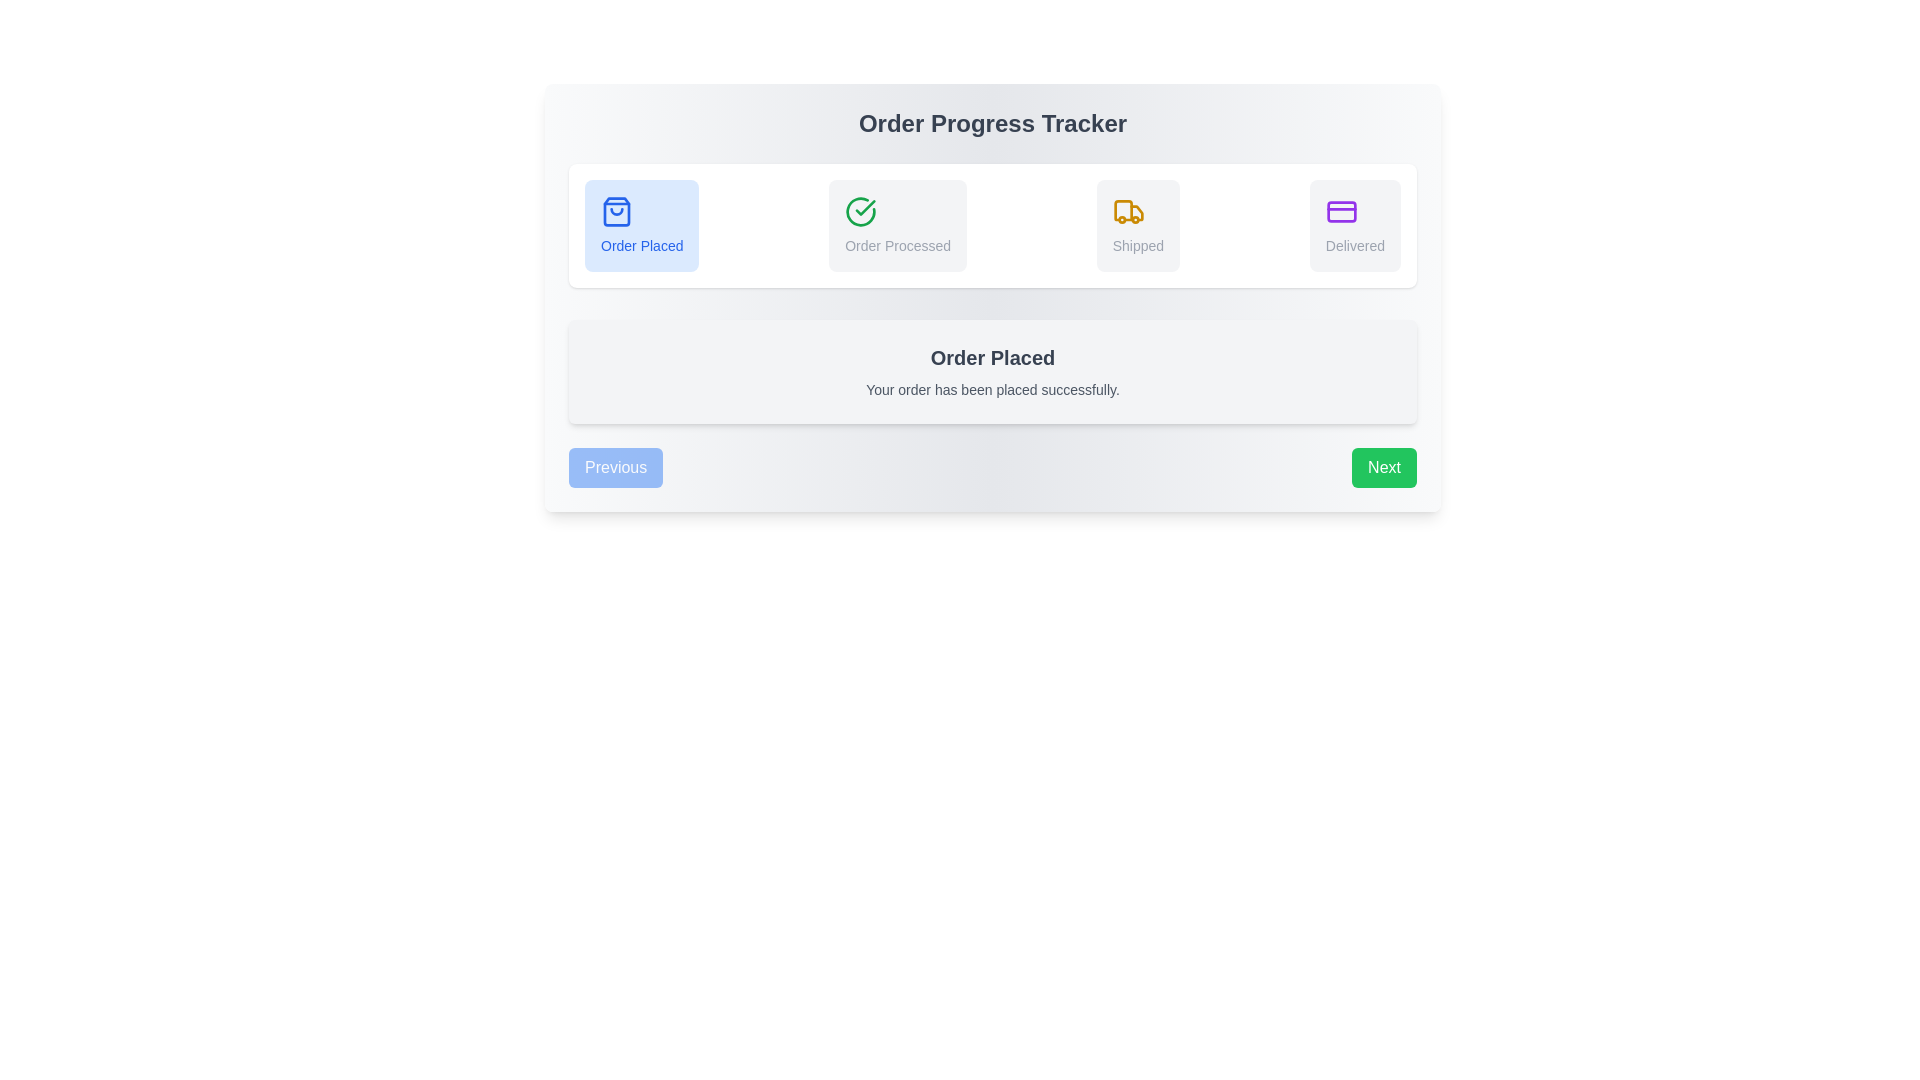  Describe the element at coordinates (1341, 212) in the screenshot. I see `the rectangular graphical element within the credit card icon, which is the fourth in a series of four progress indicators at the top of the display` at that location.